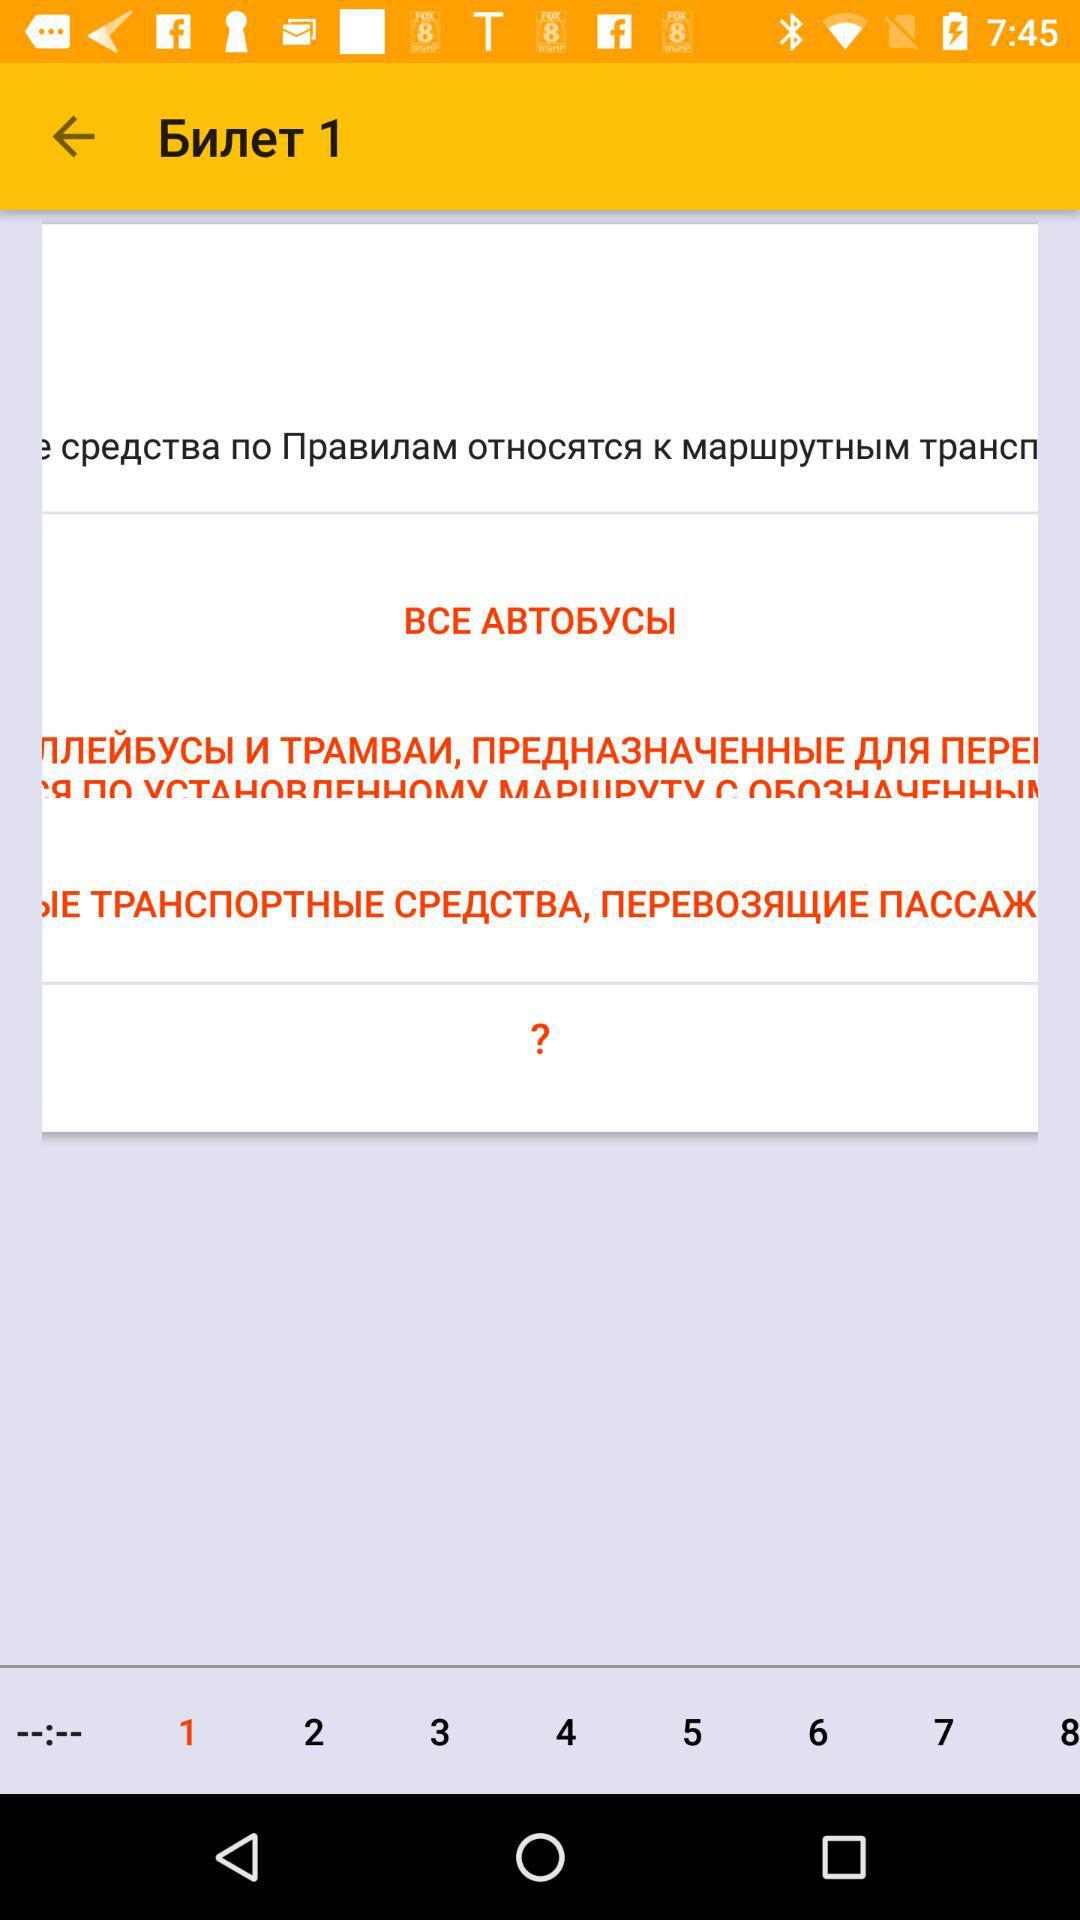 Image resolution: width=1080 pixels, height=1920 pixels. I want to click on the icon next to 6 item, so click(691, 1730).